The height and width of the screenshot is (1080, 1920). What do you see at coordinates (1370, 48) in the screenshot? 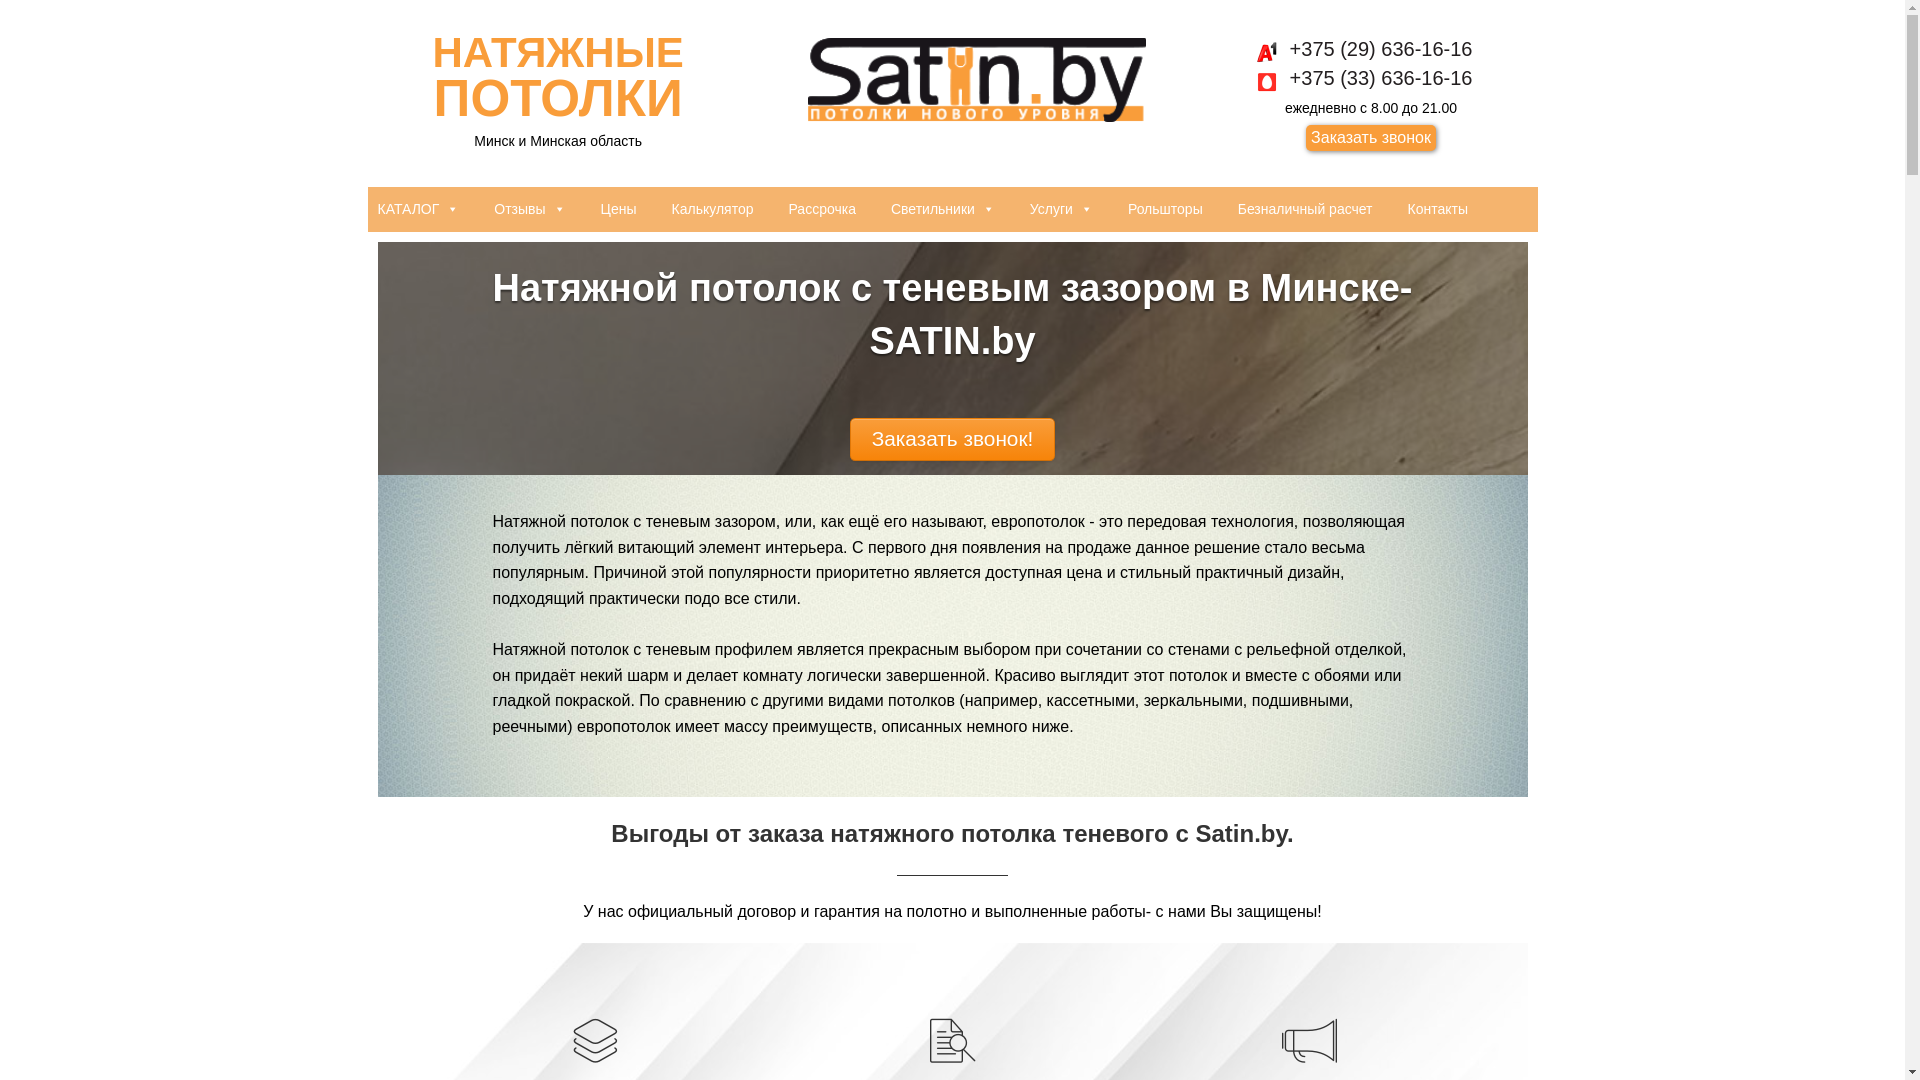
I see `'+375 (29) 636-16-16'` at bounding box center [1370, 48].